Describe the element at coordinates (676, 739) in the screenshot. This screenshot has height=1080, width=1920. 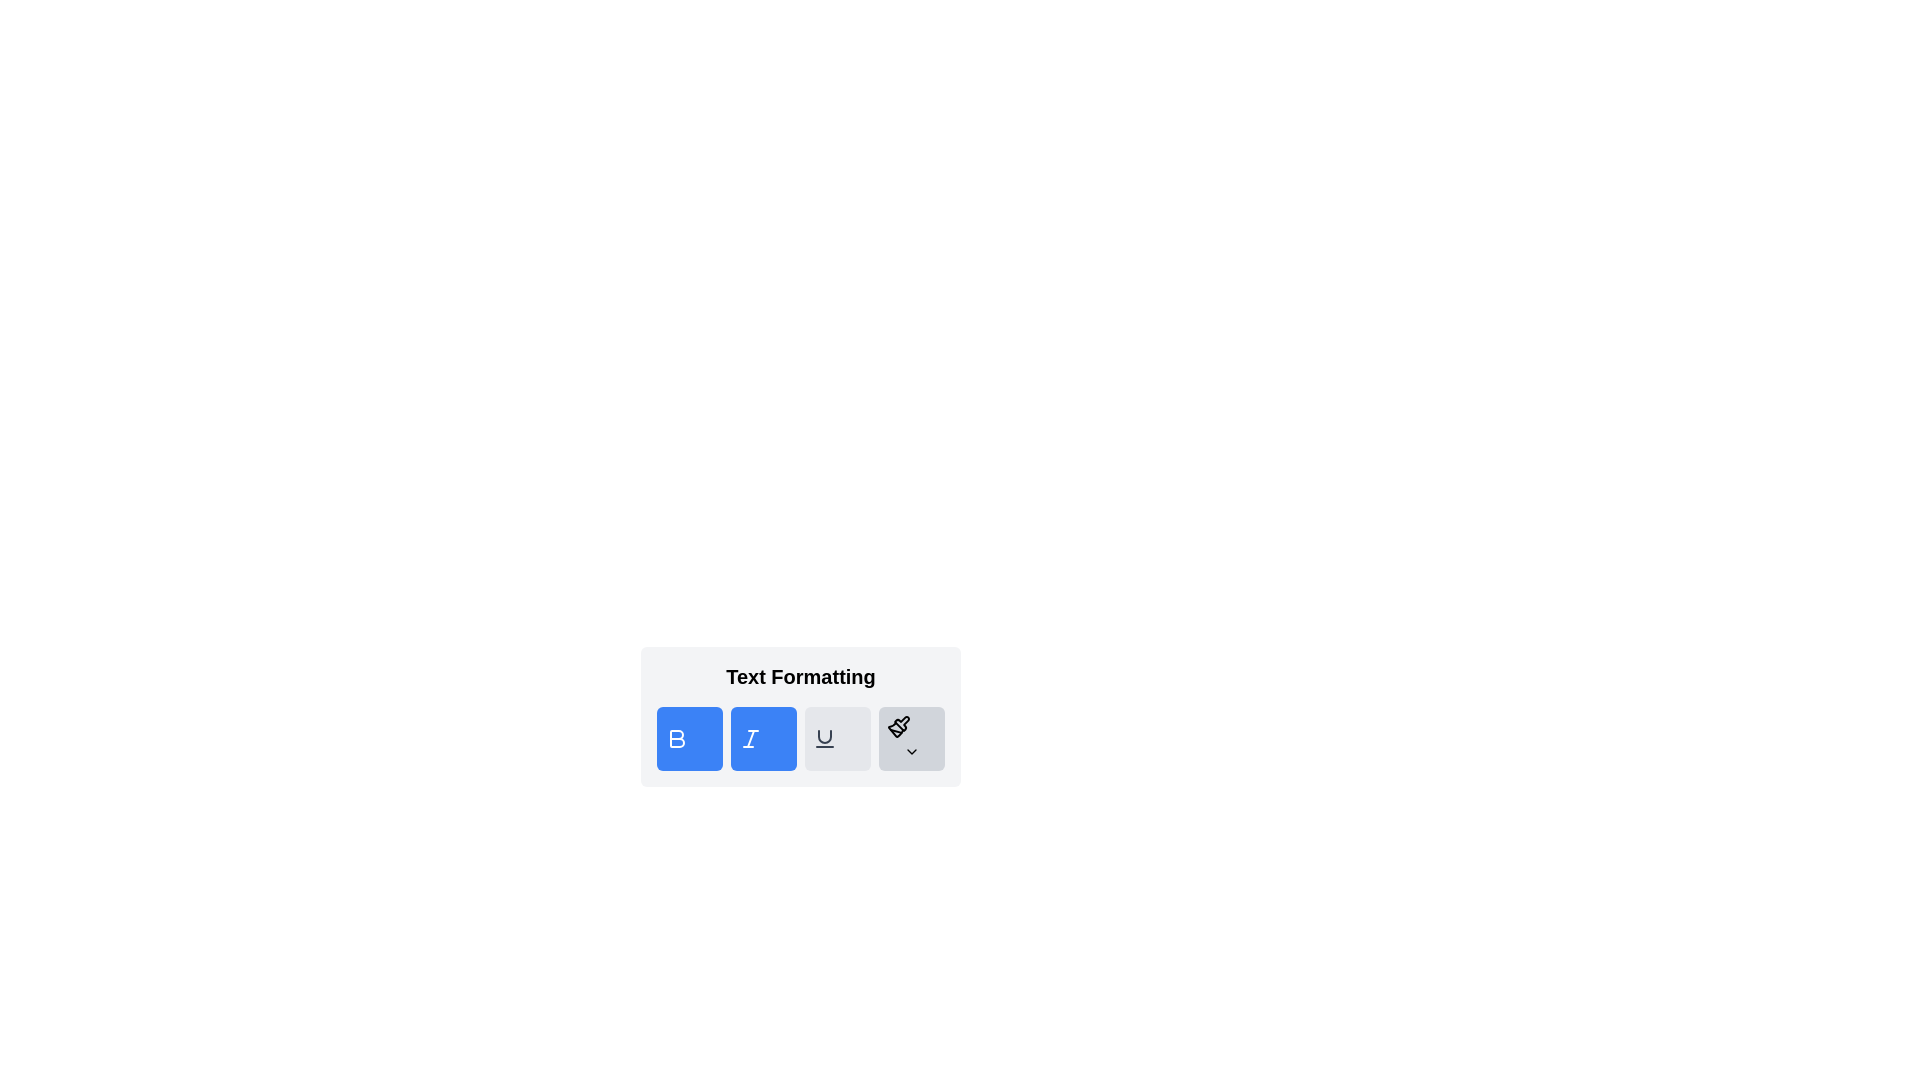
I see `the bold formatting button located on the bottom-left side of the toolbar` at that location.